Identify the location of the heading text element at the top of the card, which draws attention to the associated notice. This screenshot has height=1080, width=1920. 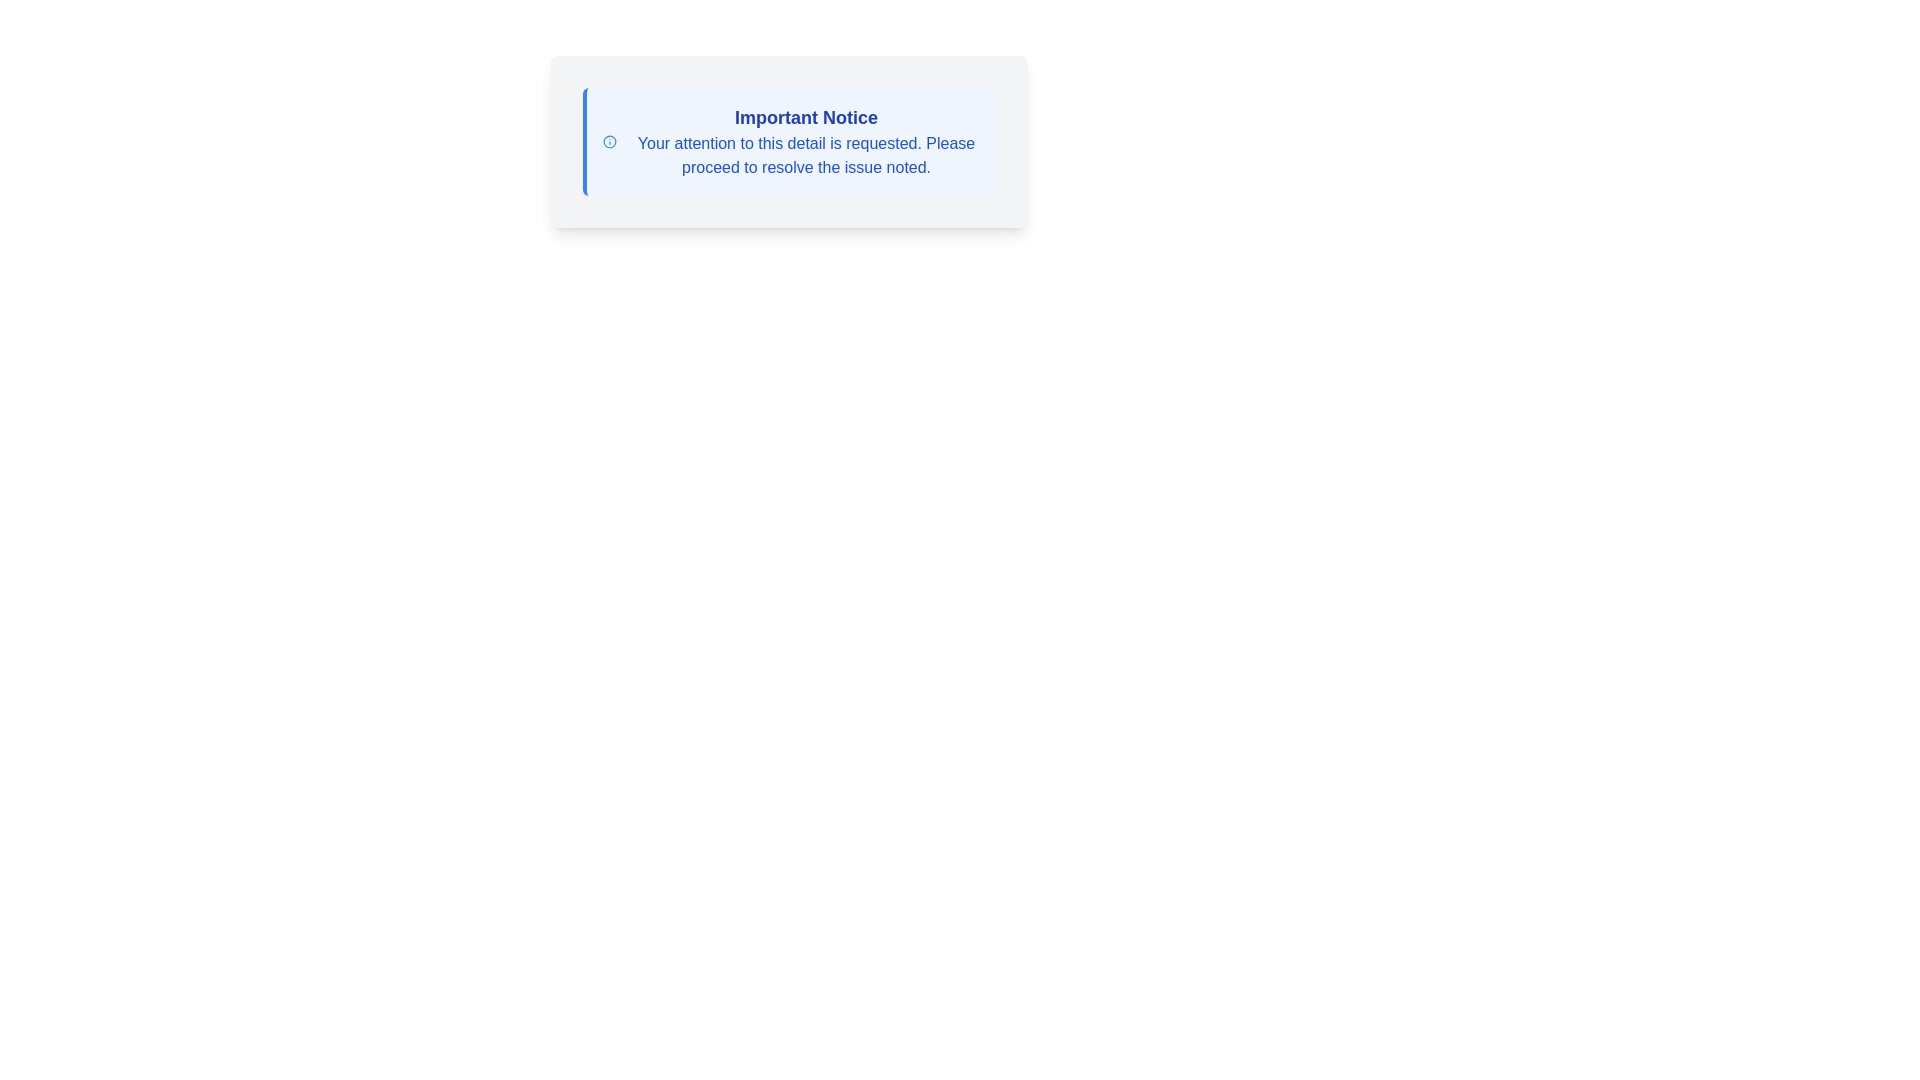
(806, 118).